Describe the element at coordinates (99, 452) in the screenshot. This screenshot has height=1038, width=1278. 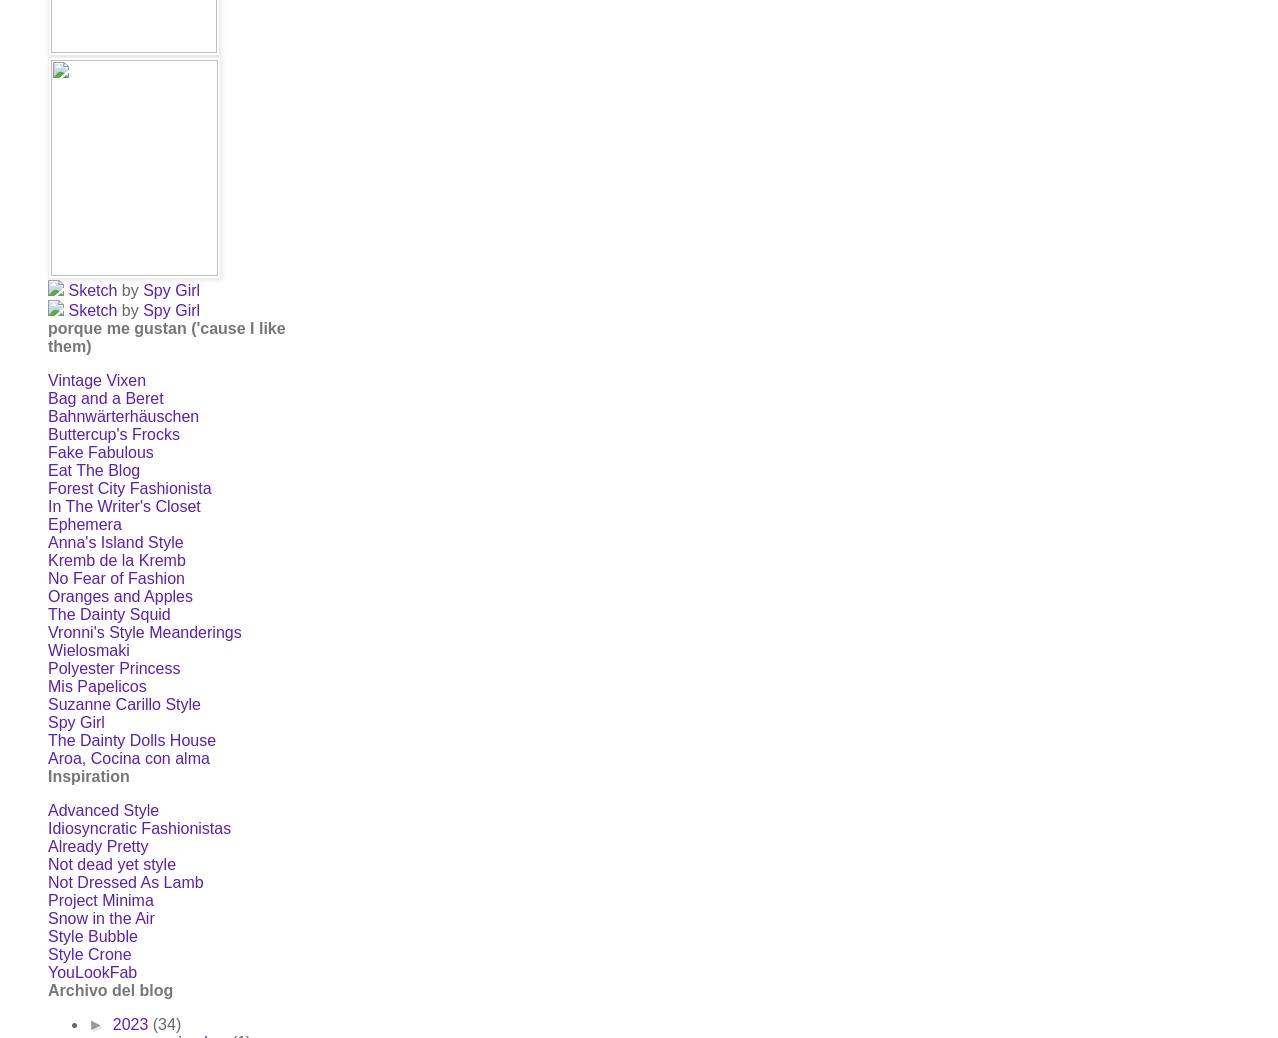
I see `'Fake Fabulous'` at that location.